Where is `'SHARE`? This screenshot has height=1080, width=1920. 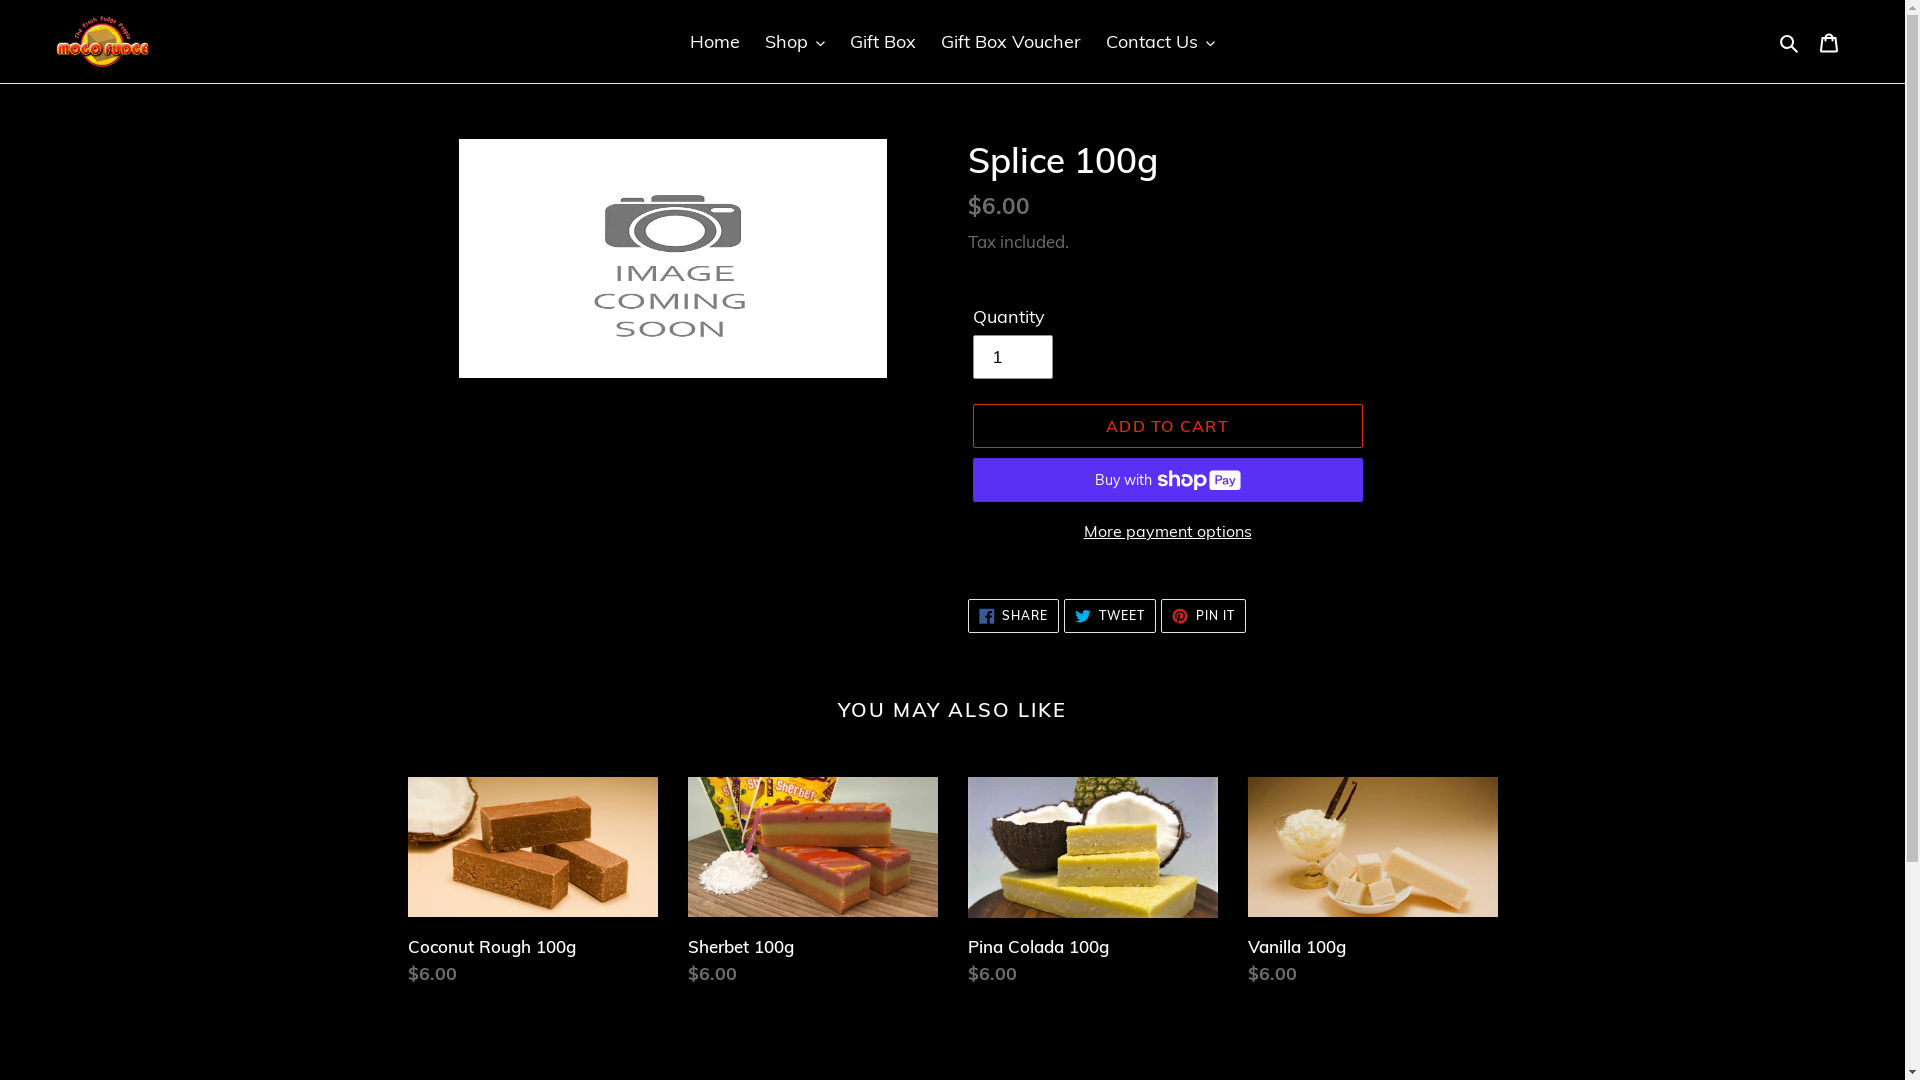 'SHARE is located at coordinates (1013, 615).